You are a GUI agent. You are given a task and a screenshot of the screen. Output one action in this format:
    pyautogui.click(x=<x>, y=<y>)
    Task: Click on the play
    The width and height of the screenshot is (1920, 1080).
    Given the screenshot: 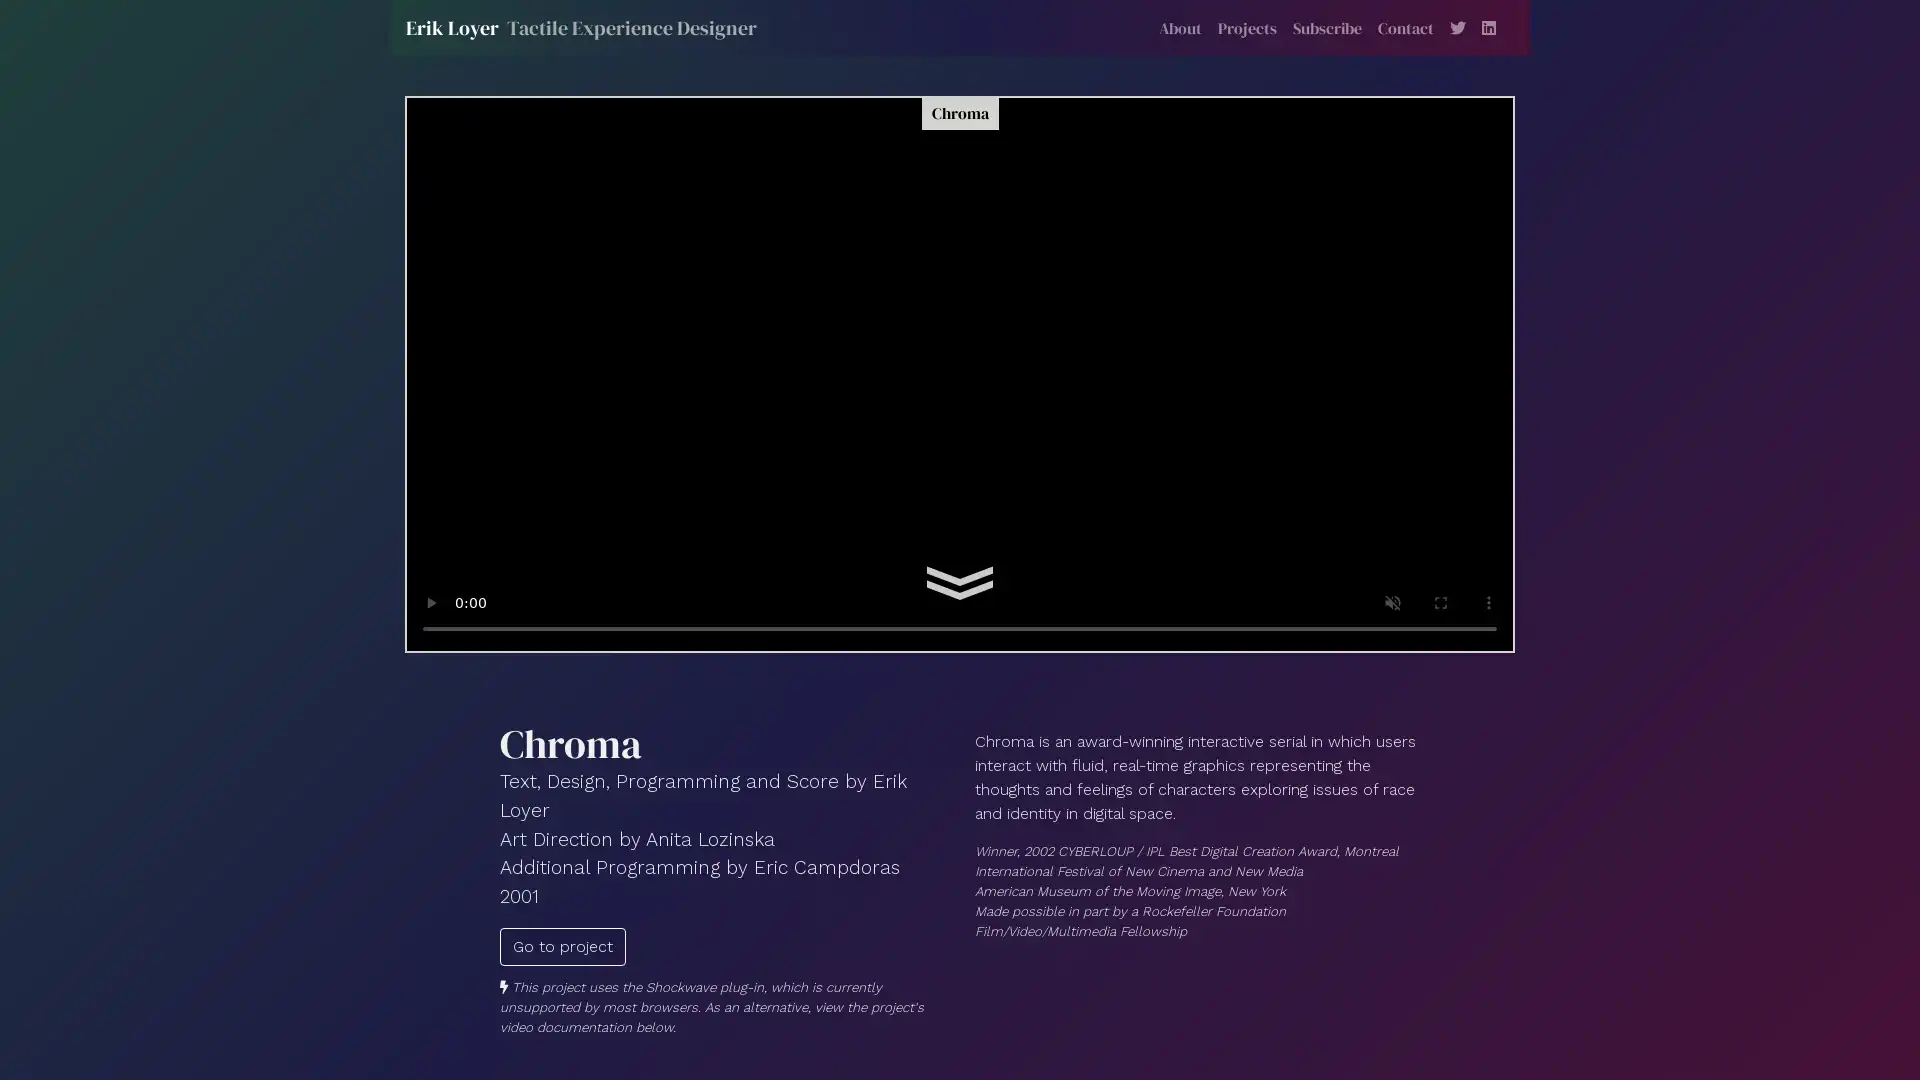 What is the action you would take?
    pyautogui.click(x=430, y=601)
    